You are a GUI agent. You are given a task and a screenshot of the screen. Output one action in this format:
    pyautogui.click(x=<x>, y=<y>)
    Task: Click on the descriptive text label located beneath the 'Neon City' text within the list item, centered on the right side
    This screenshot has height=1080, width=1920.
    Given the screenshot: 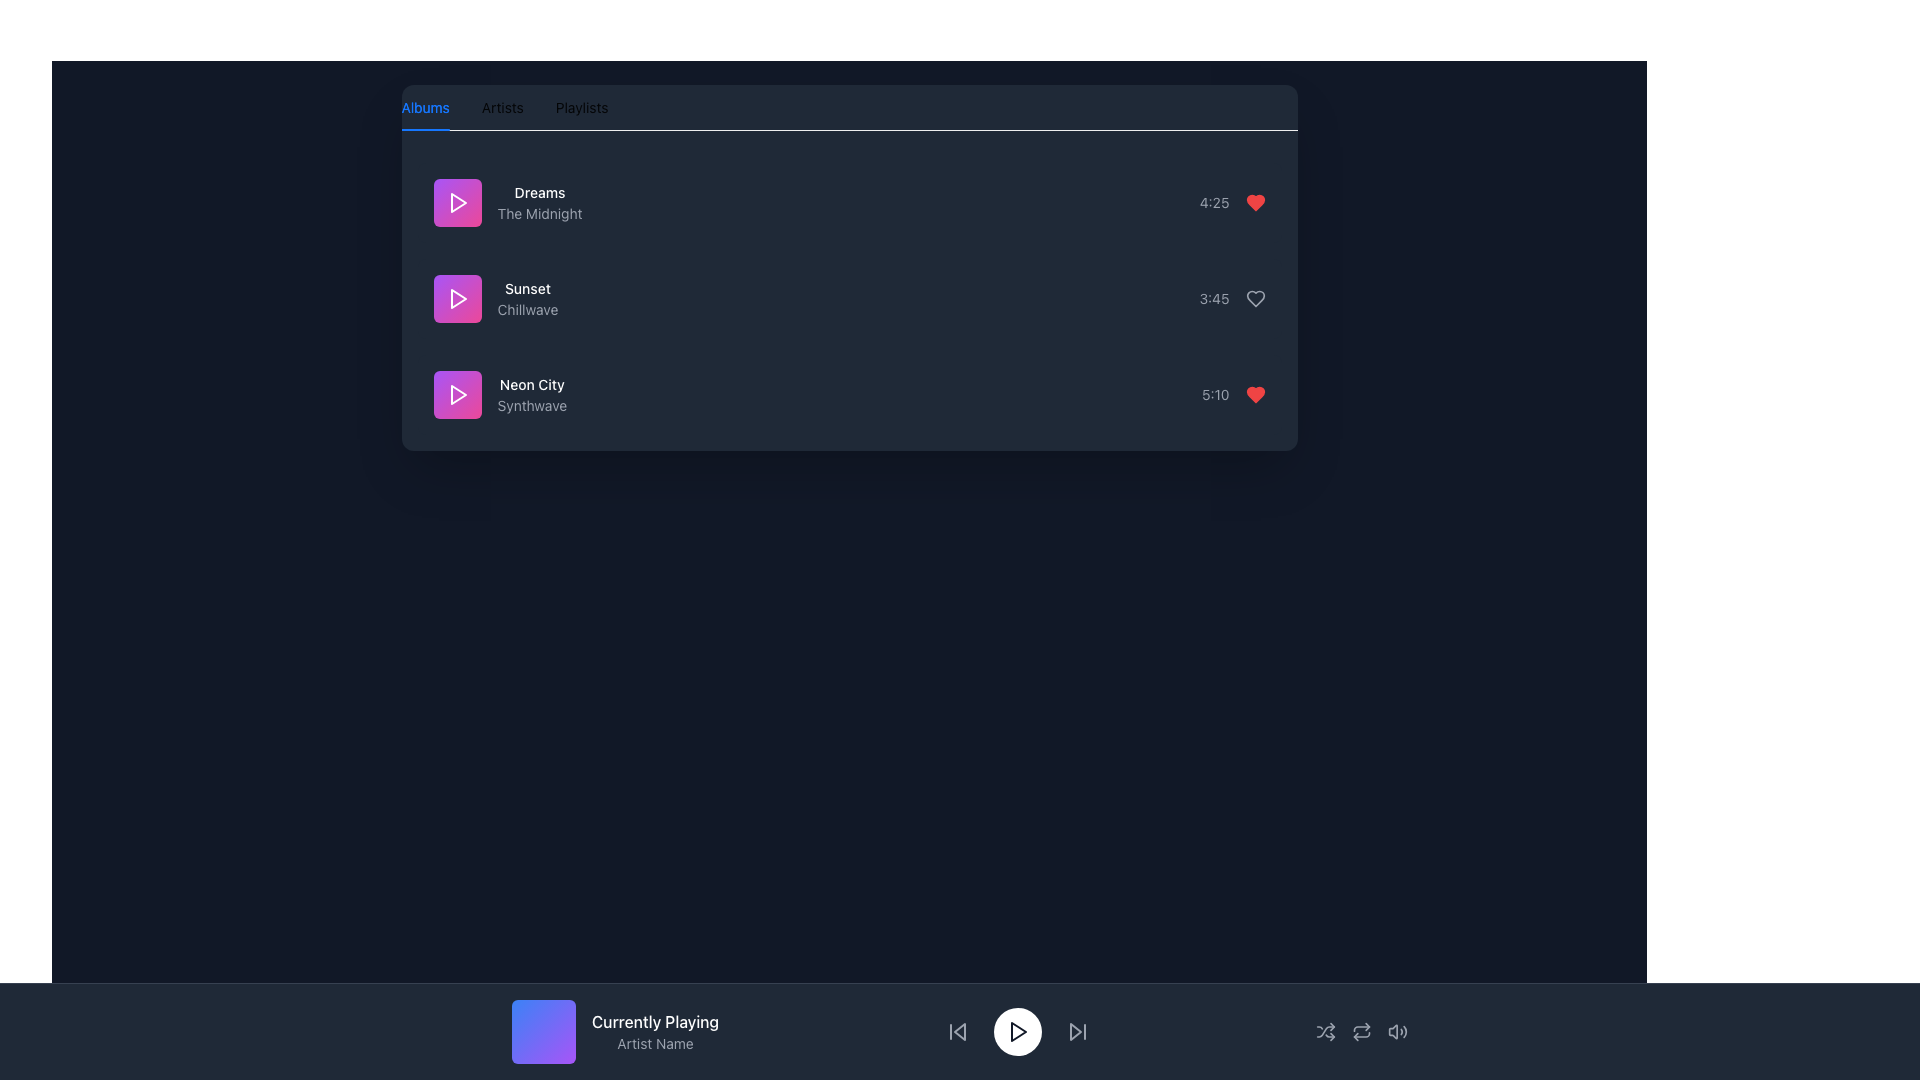 What is the action you would take?
    pyautogui.click(x=532, y=405)
    